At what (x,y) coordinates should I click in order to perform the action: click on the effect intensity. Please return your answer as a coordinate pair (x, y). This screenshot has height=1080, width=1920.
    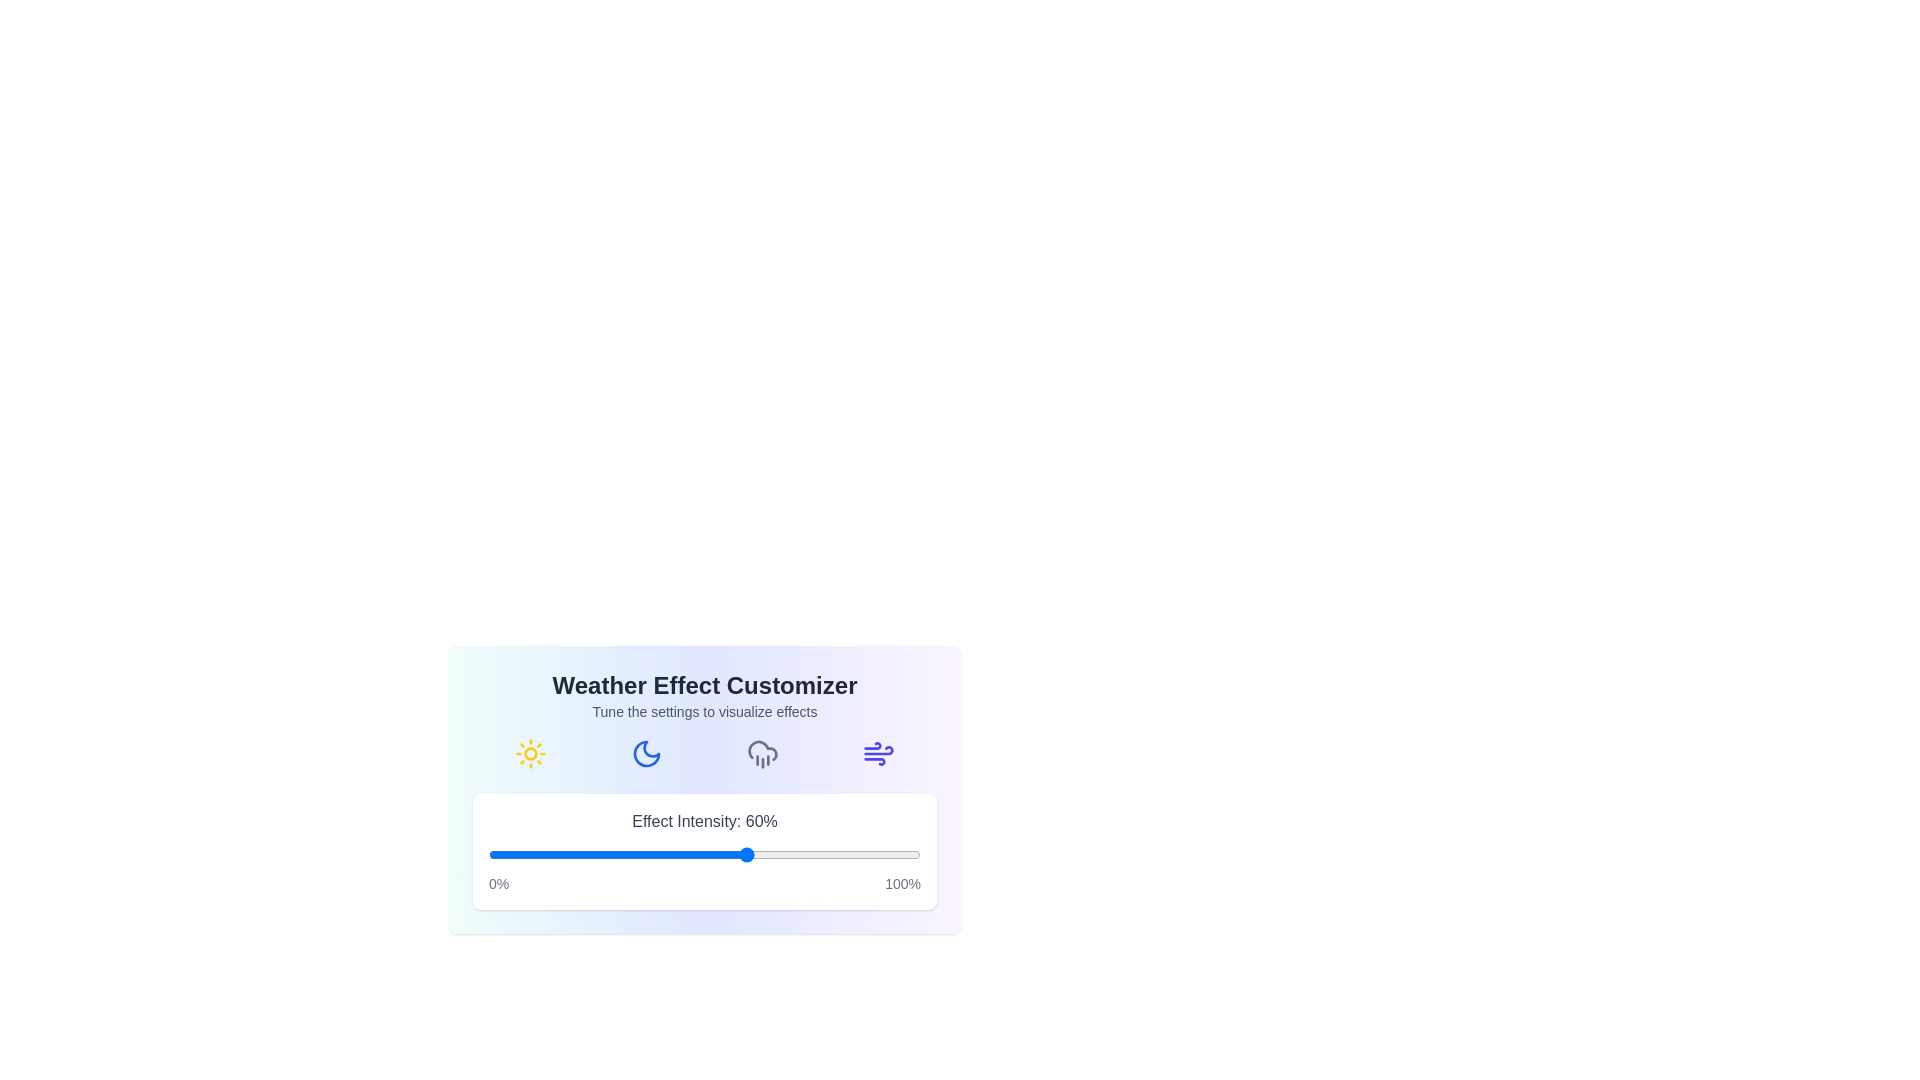
    Looking at the image, I should click on (768, 855).